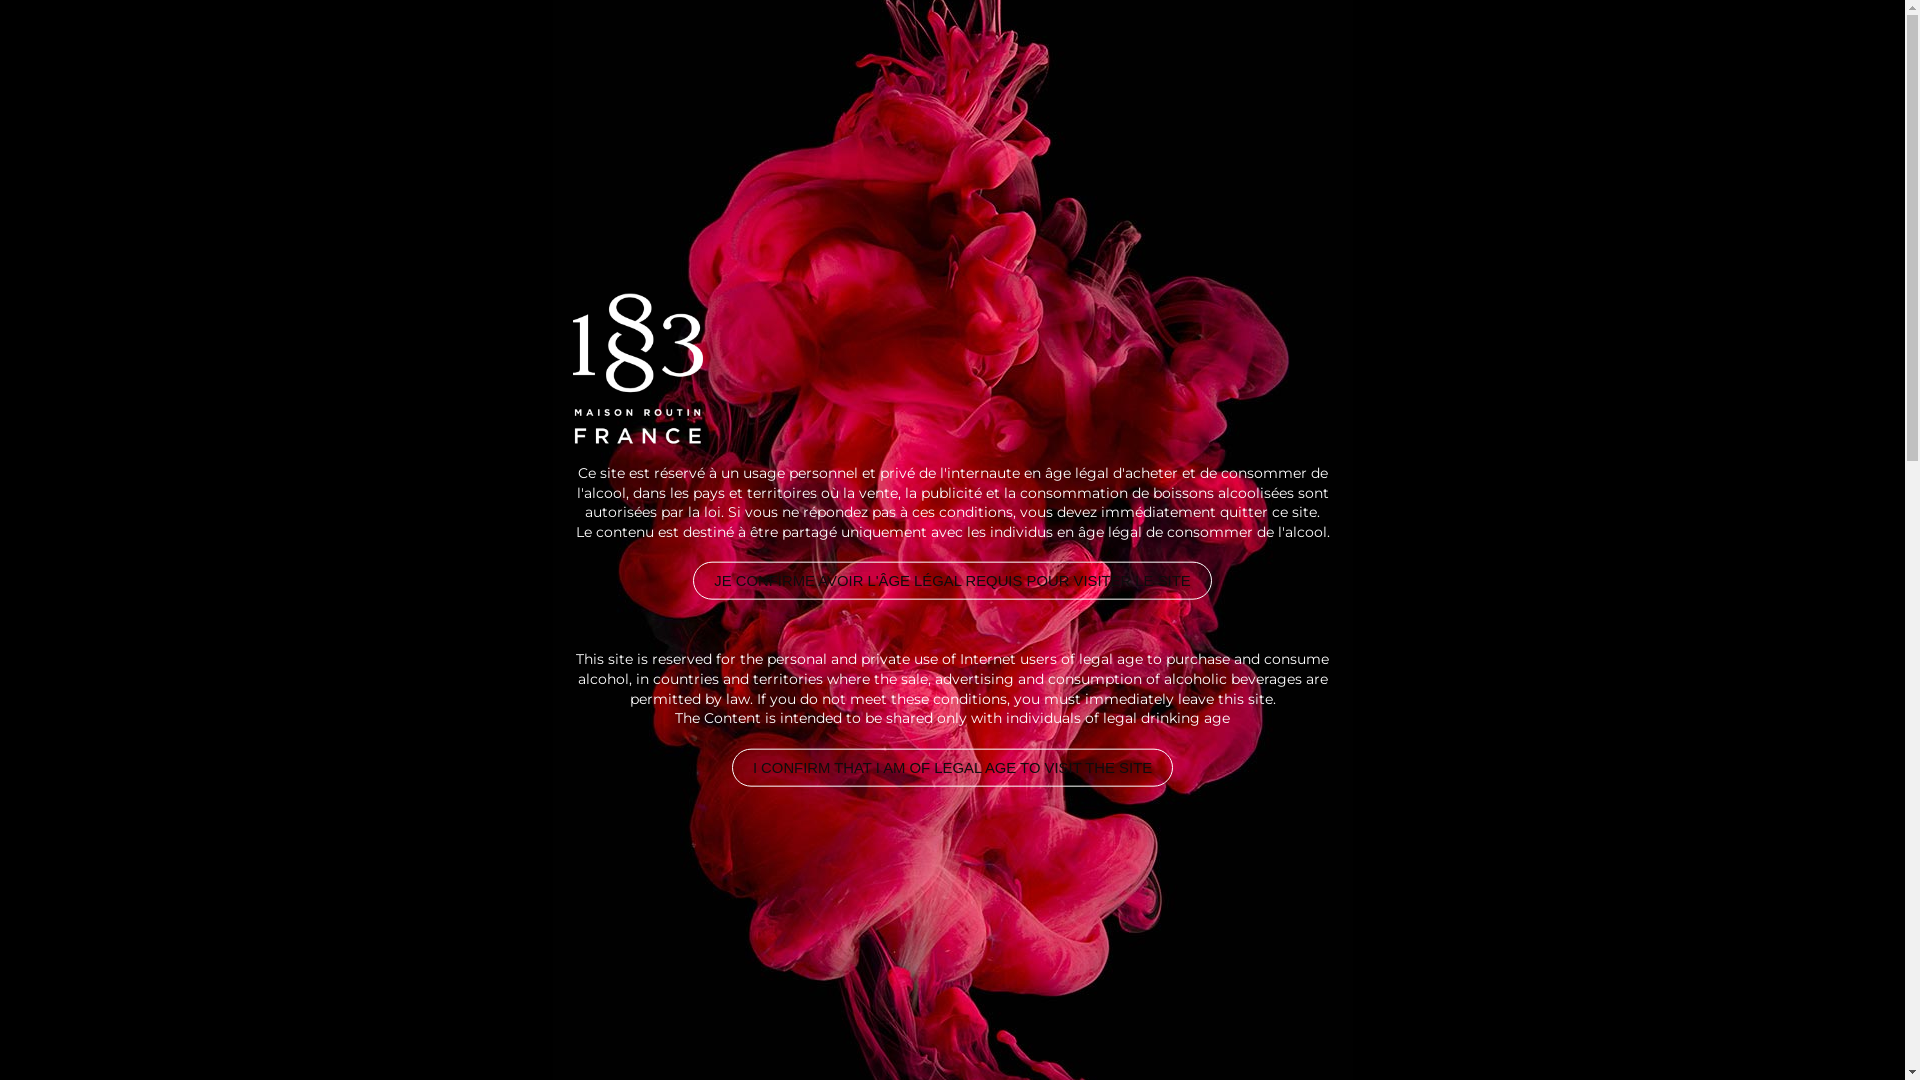  Describe the element at coordinates (316, 80) in the screenshot. I see `'DRINK DESIGN'` at that location.